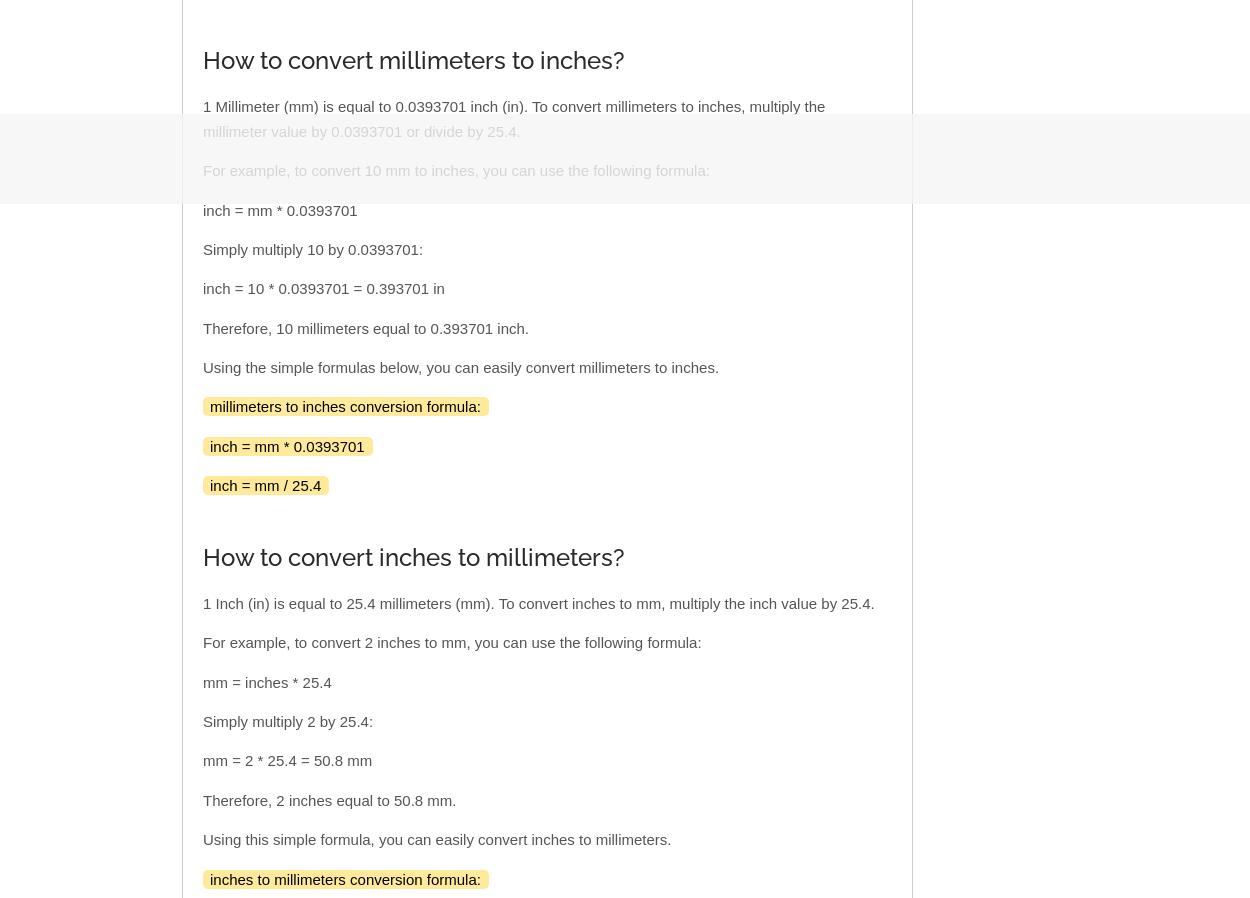 The height and width of the screenshot is (898, 1250). What do you see at coordinates (365, 327) in the screenshot?
I see `'Therefore, 10 millimeters equal to 0.393701 inch.'` at bounding box center [365, 327].